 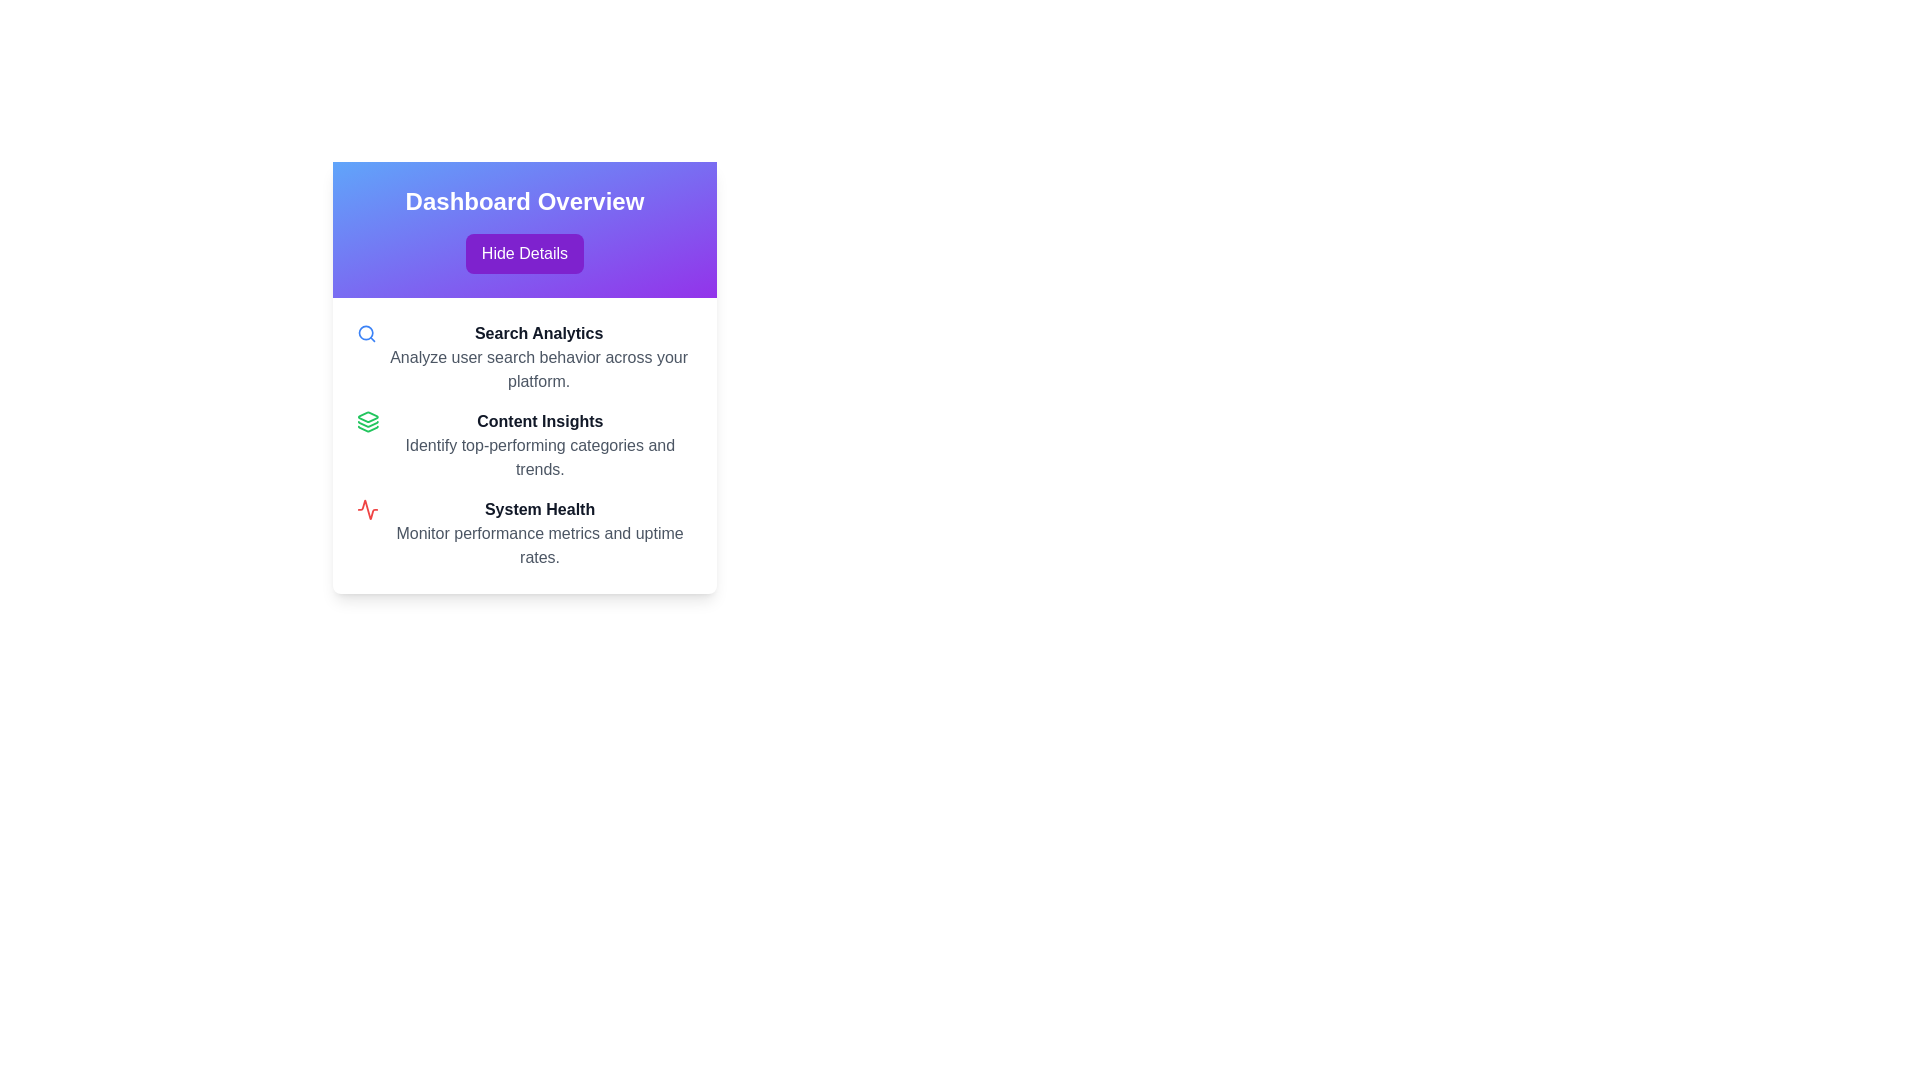 What do you see at coordinates (367, 333) in the screenshot?
I see `the search icon represented by a magnifying glass with a blue outline, located to the left of the text 'Search Analytics' in the dashboard overview` at bounding box center [367, 333].